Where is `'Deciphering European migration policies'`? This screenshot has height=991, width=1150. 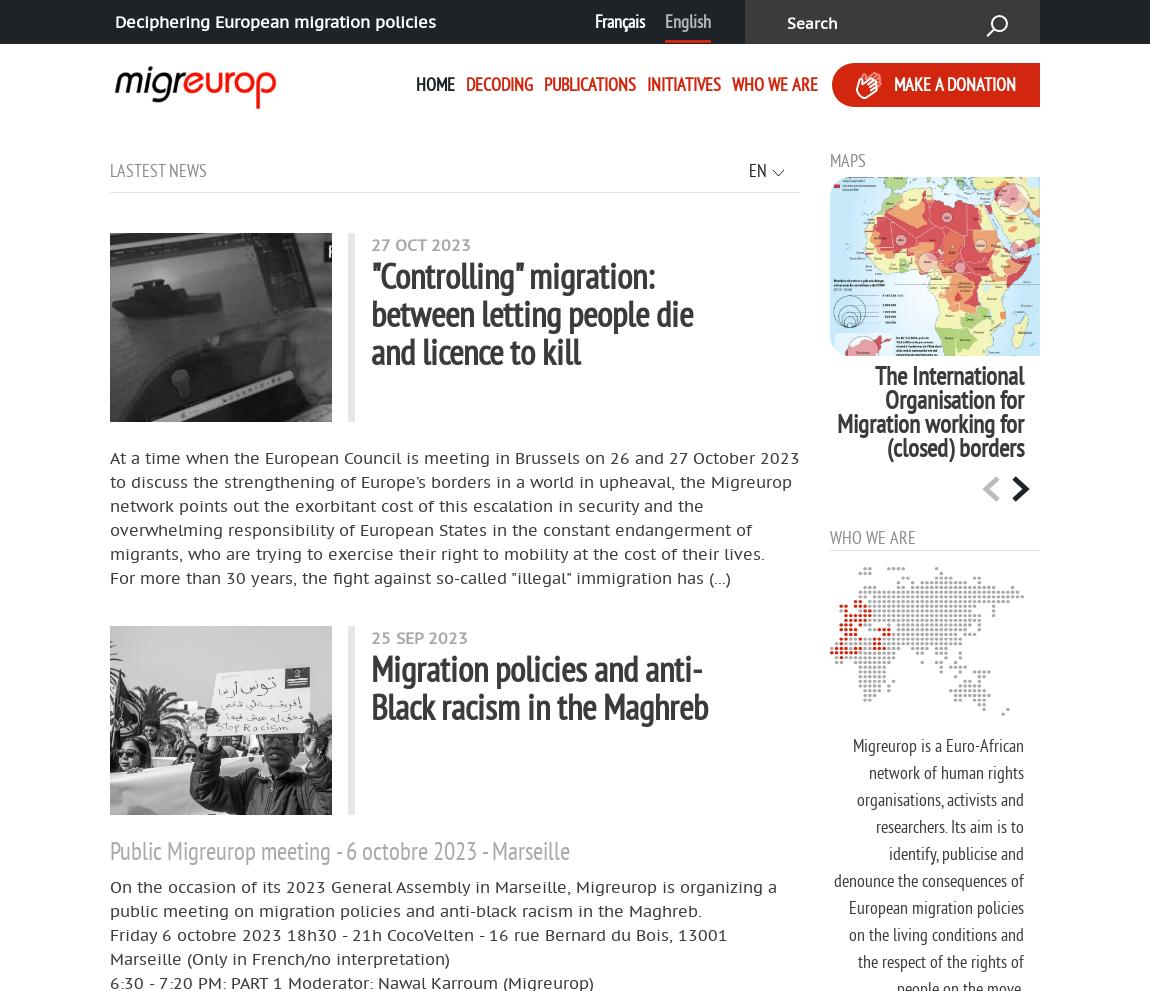
'Deciphering European migration policies' is located at coordinates (274, 21).